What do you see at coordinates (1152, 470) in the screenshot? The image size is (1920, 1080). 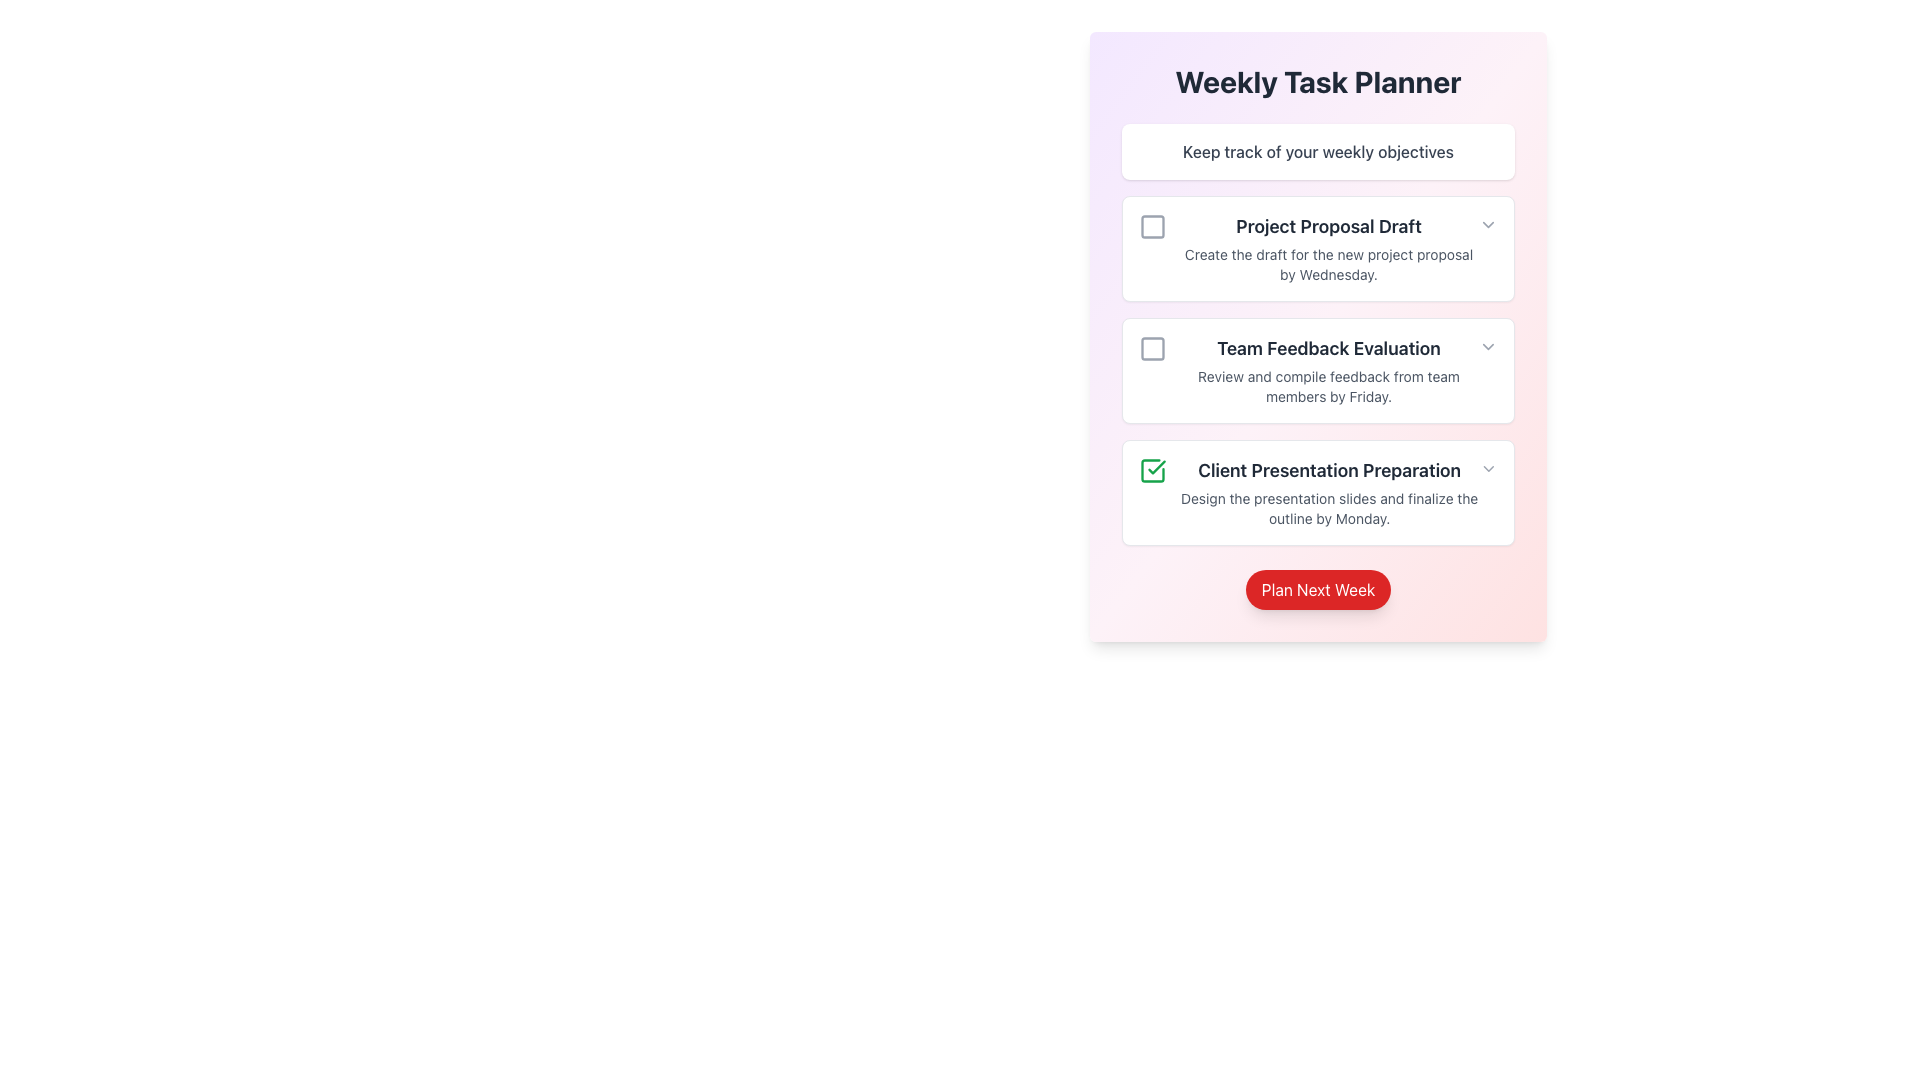 I see `the interactive checkbox indicating task completion, located to the immediate left of the title 'Client Presentation Preparation'` at bounding box center [1152, 470].